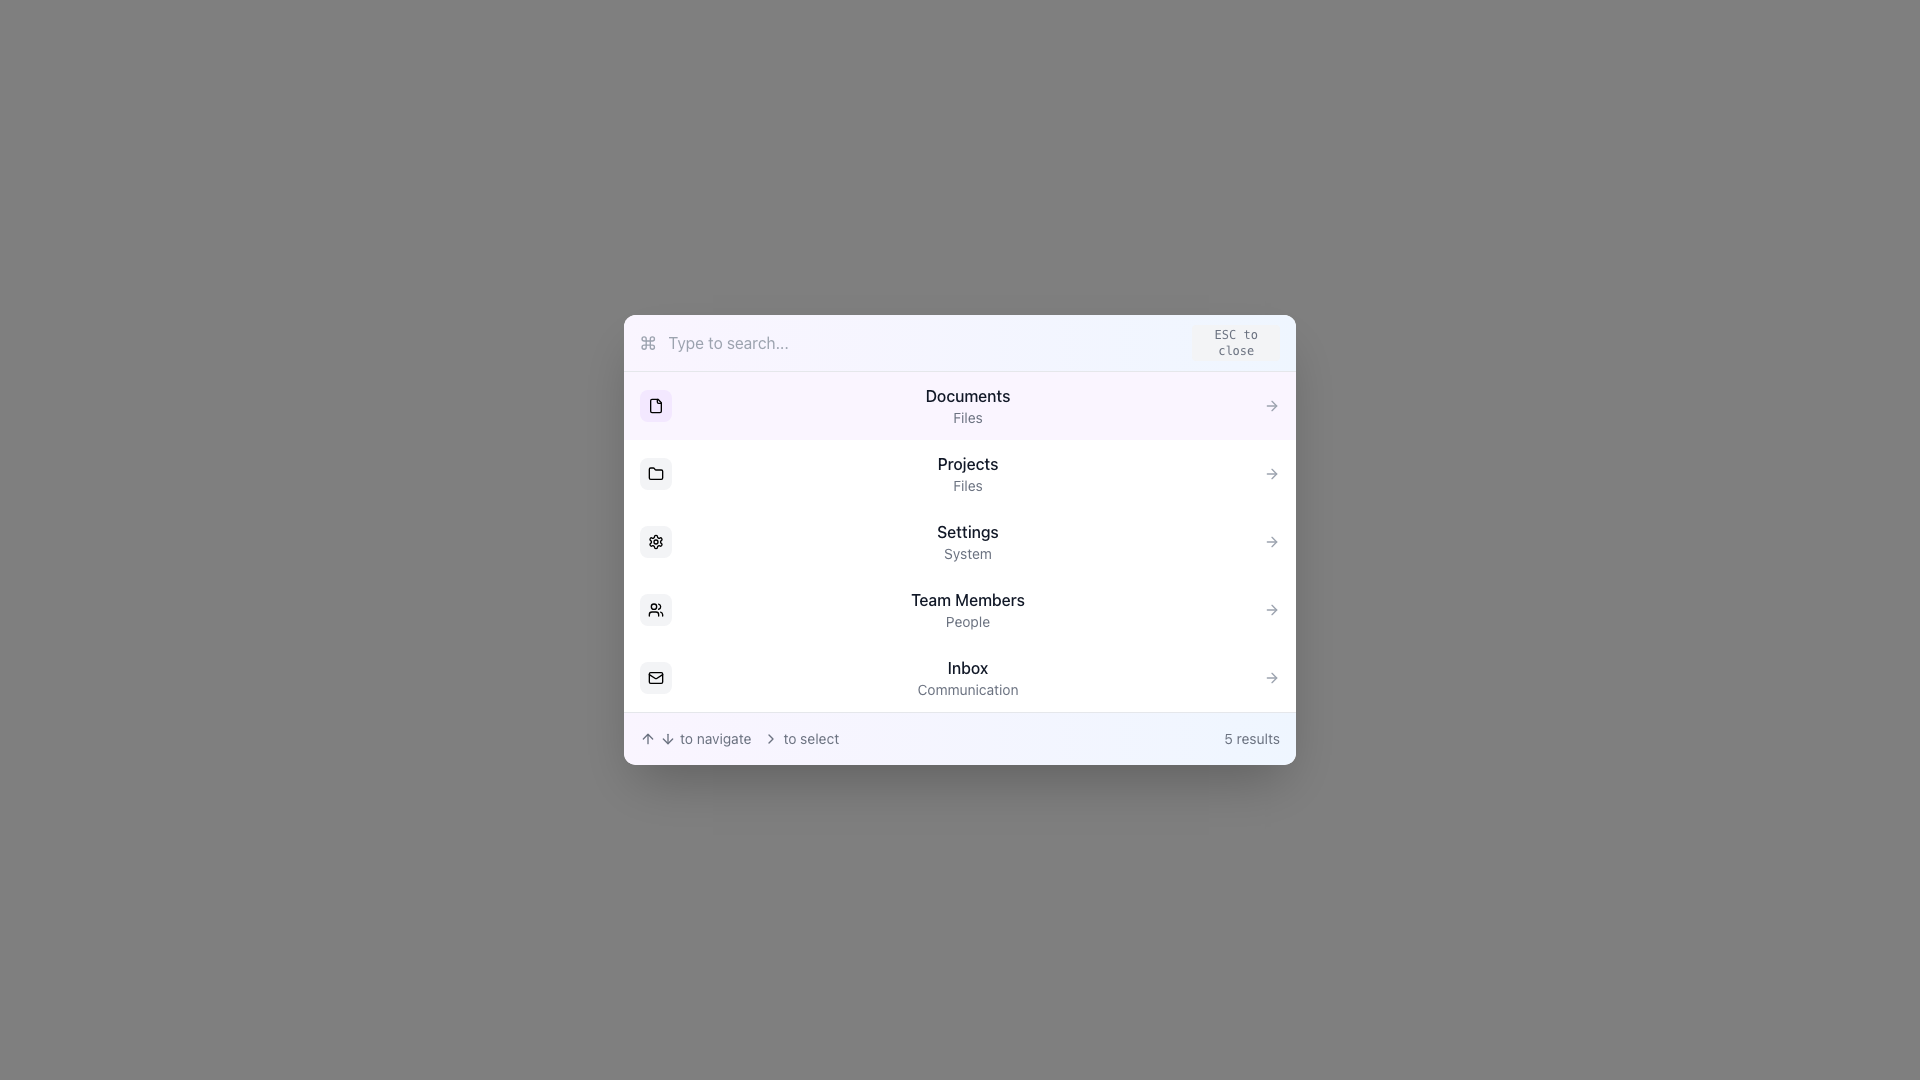  What do you see at coordinates (968, 554) in the screenshot?
I see `the static text label positioned directly beneath the 'Settings' heading, which serves as a descriptive subtitle for additional context` at bounding box center [968, 554].